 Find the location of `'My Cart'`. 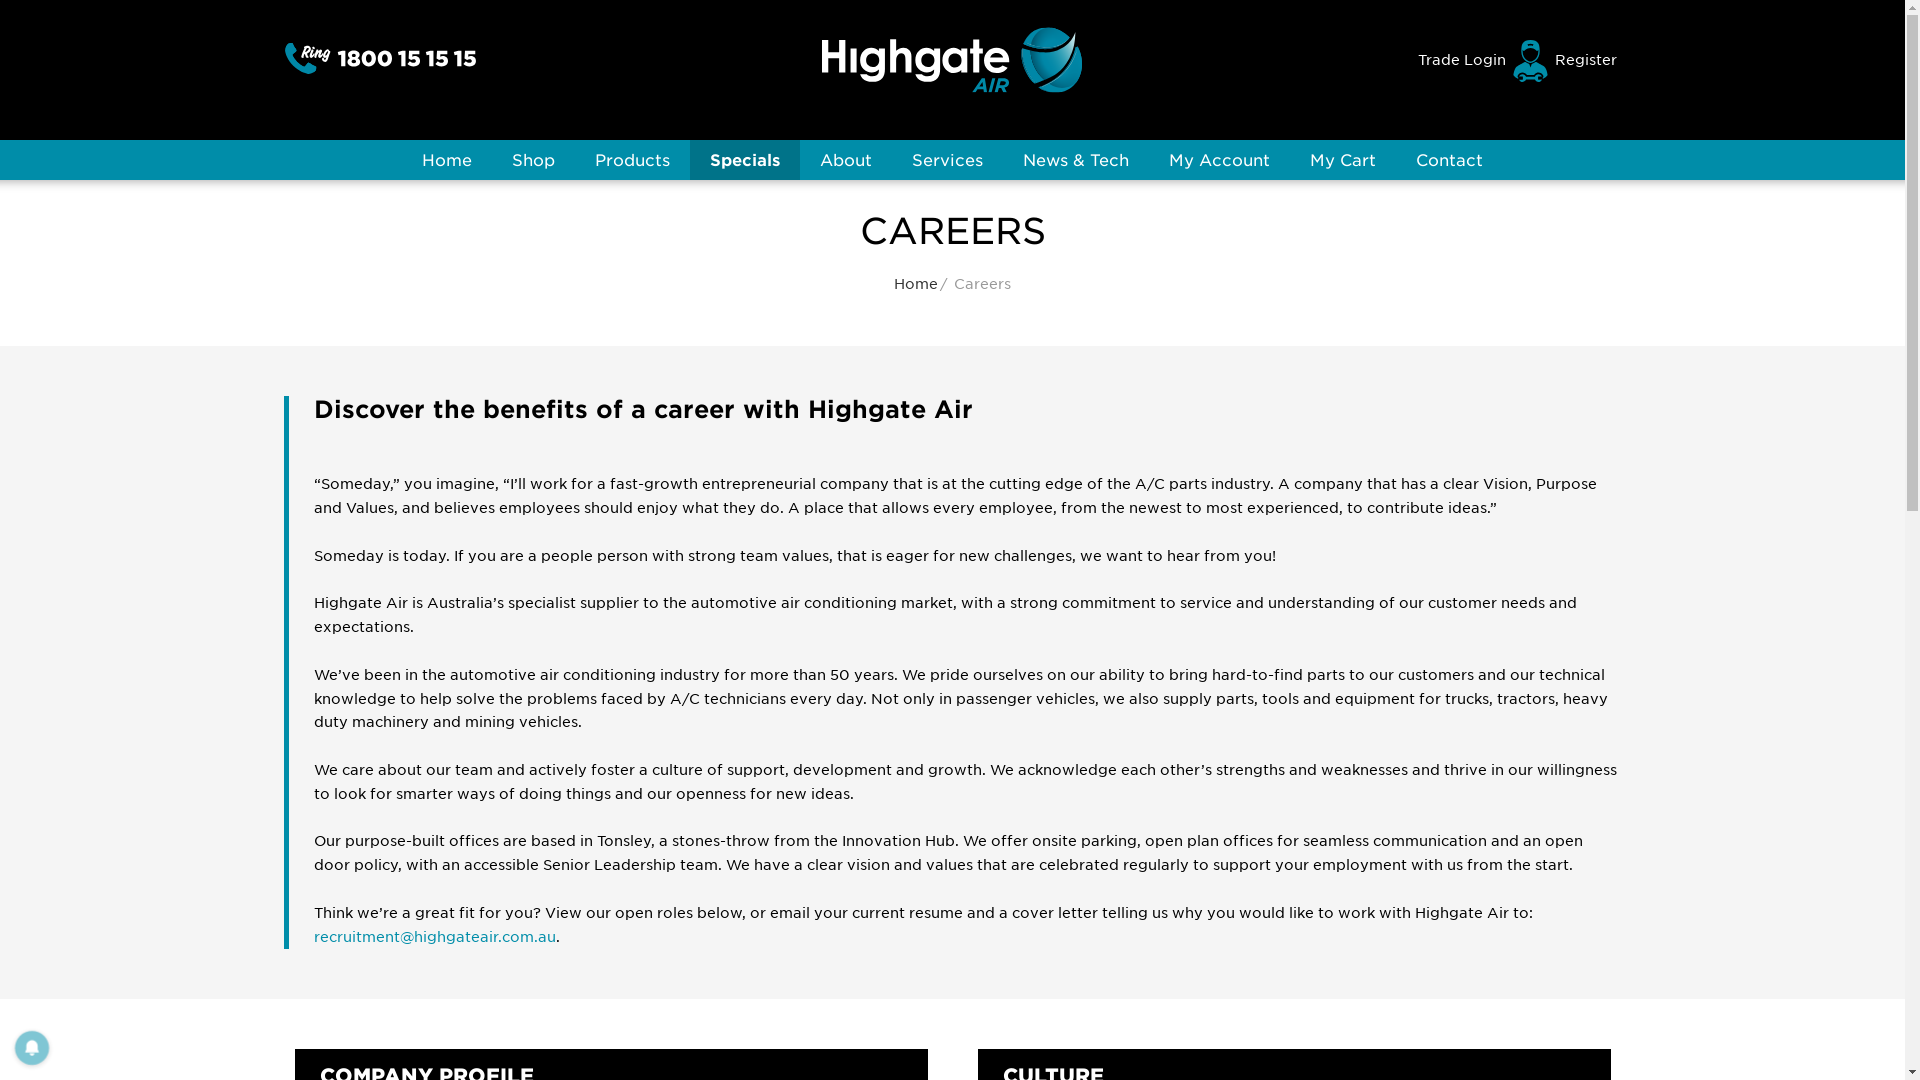

'My Cart' is located at coordinates (1343, 158).